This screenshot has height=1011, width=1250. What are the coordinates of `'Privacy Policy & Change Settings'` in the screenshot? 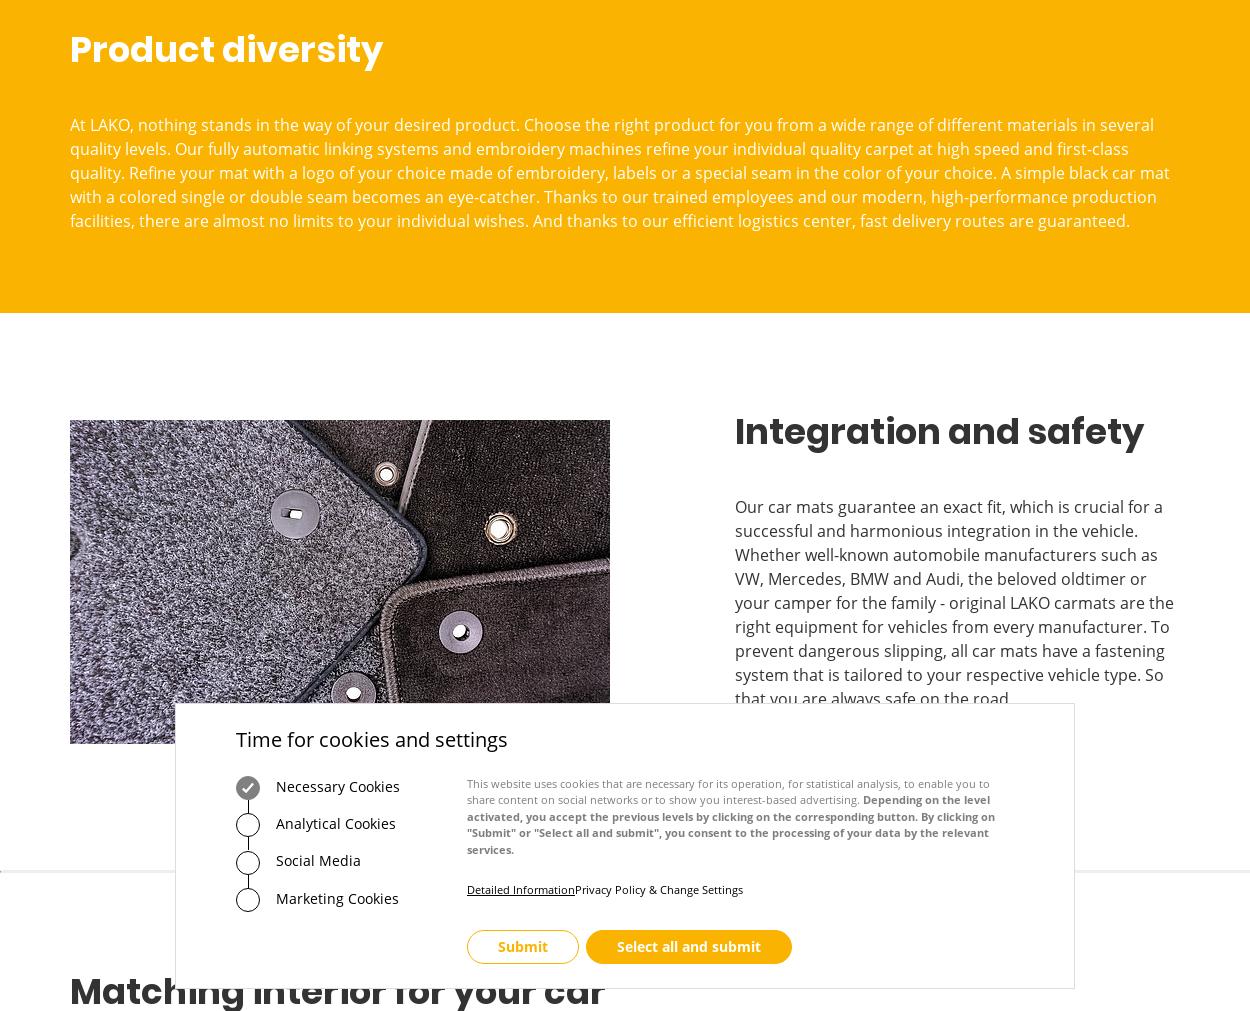 It's located at (574, 889).